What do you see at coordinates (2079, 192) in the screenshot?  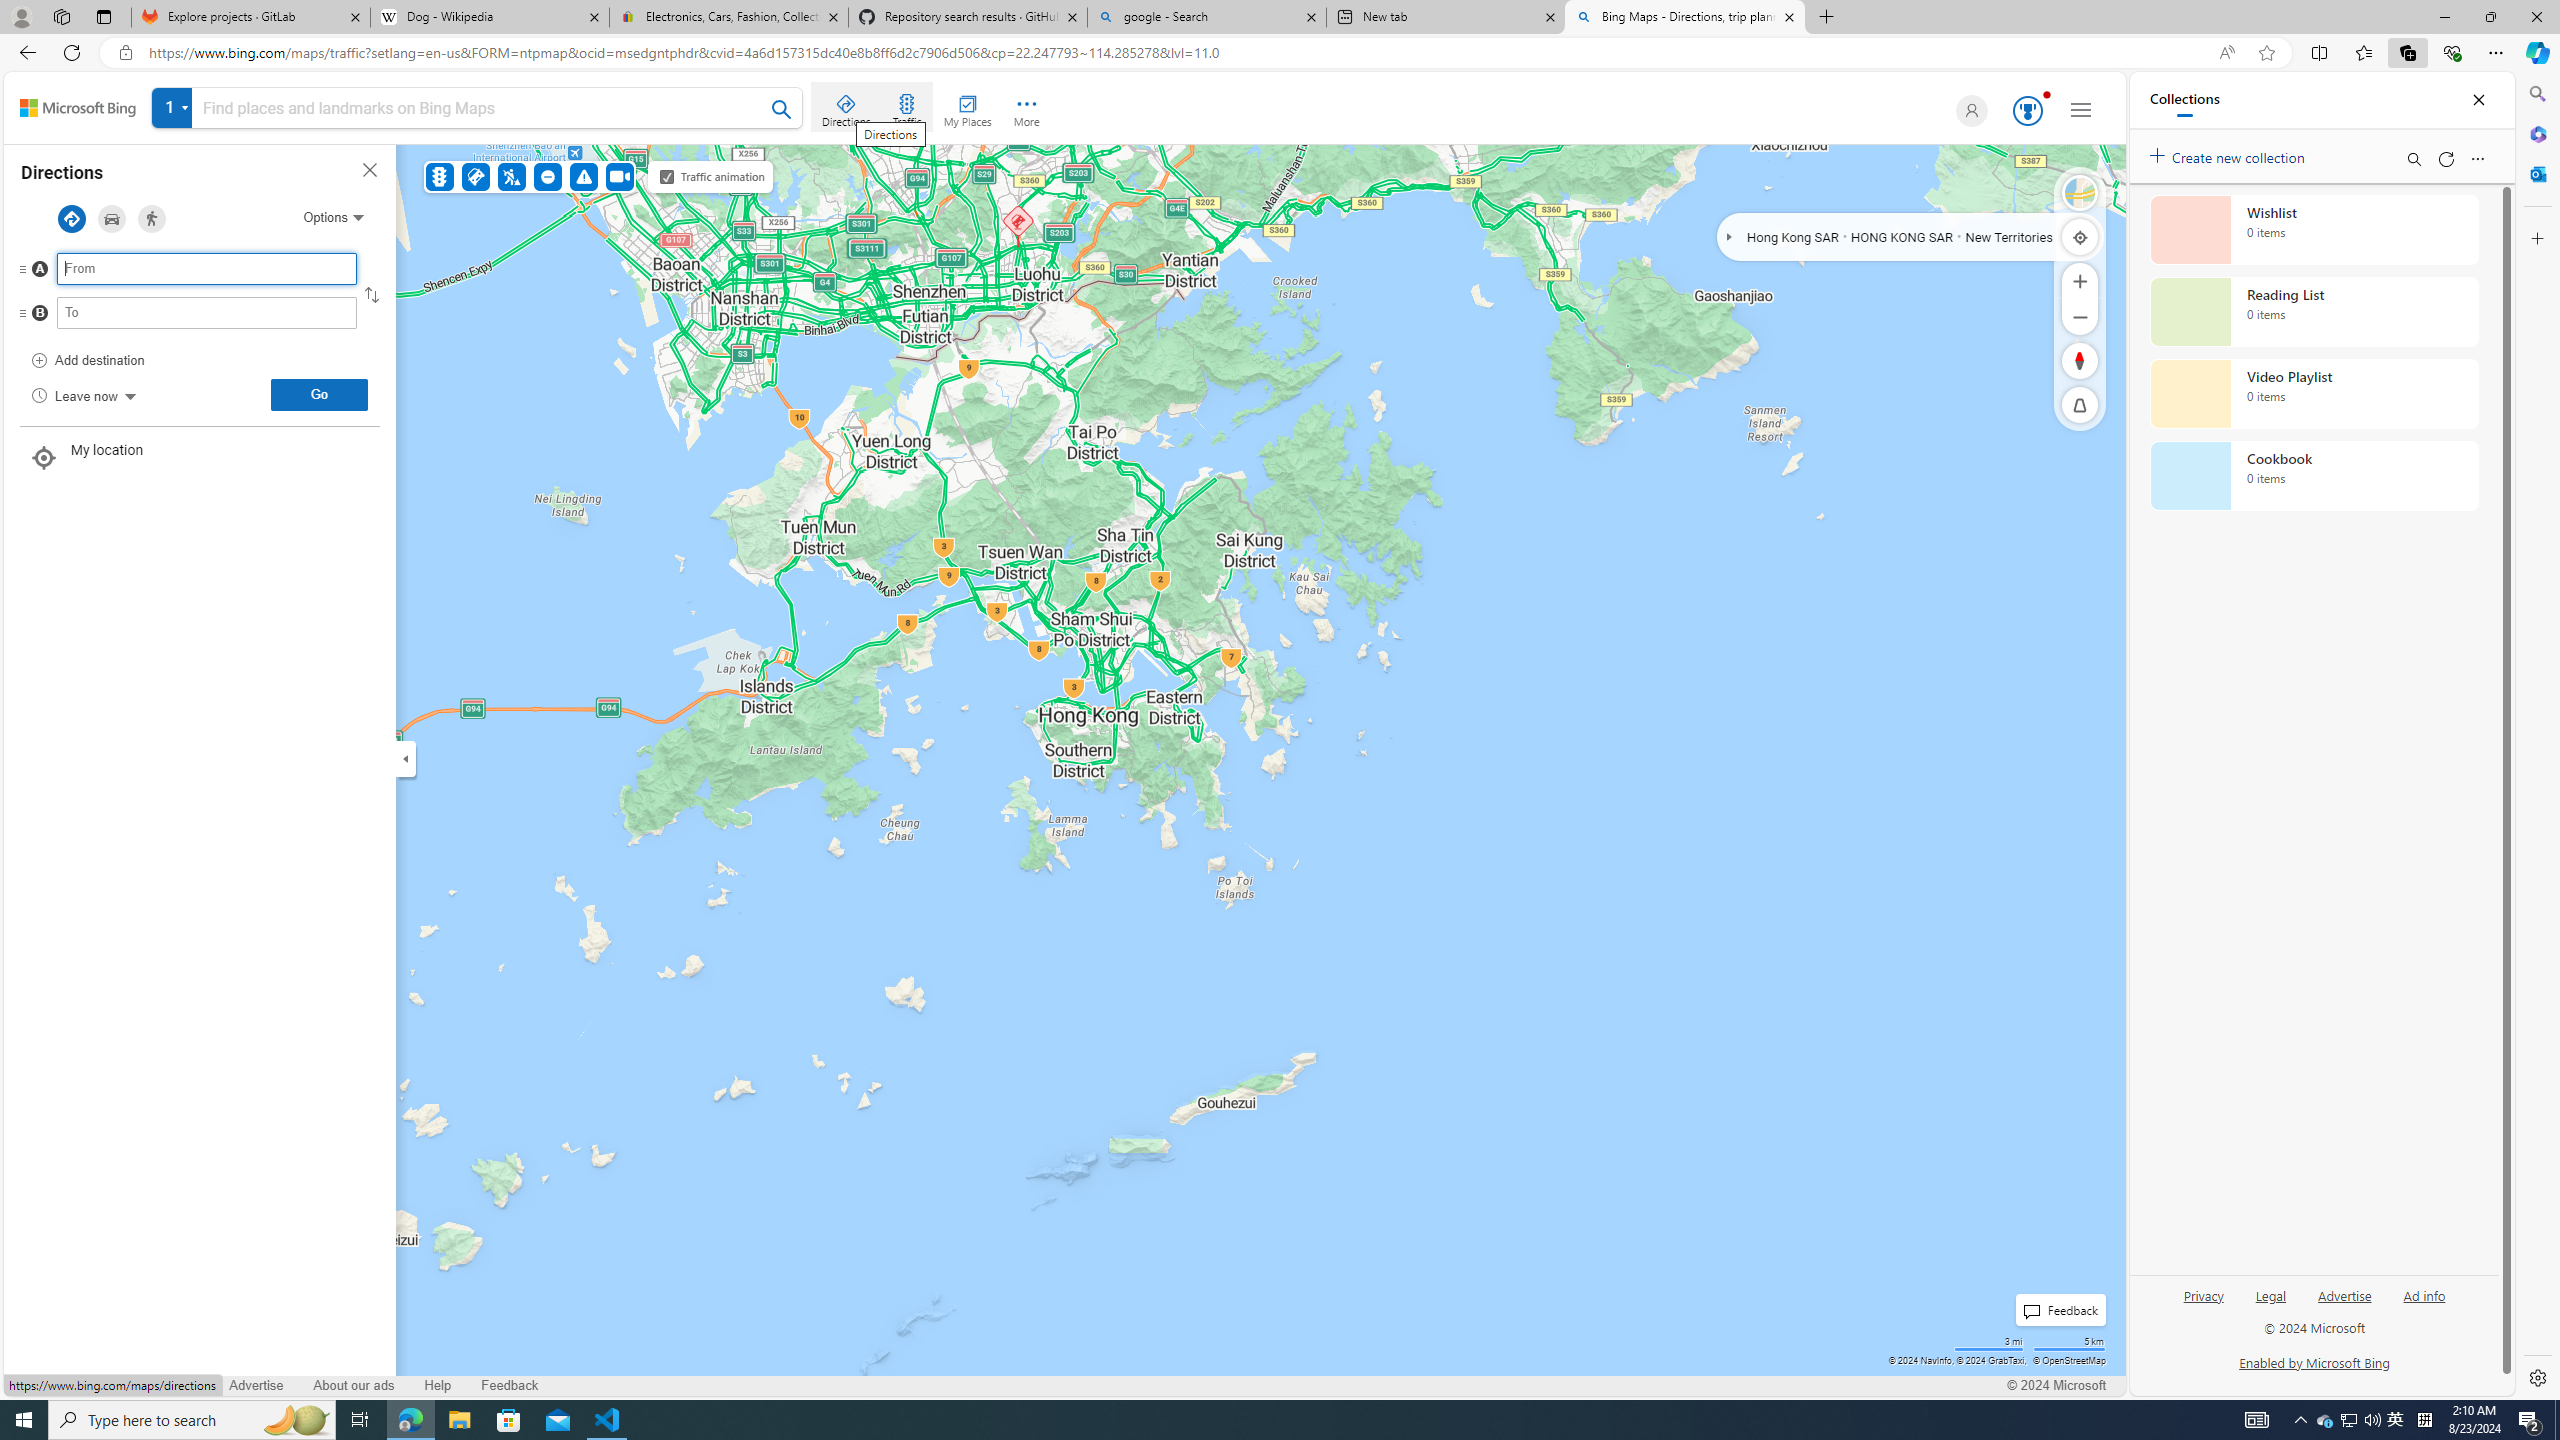 I see `'Road'` at bounding box center [2079, 192].